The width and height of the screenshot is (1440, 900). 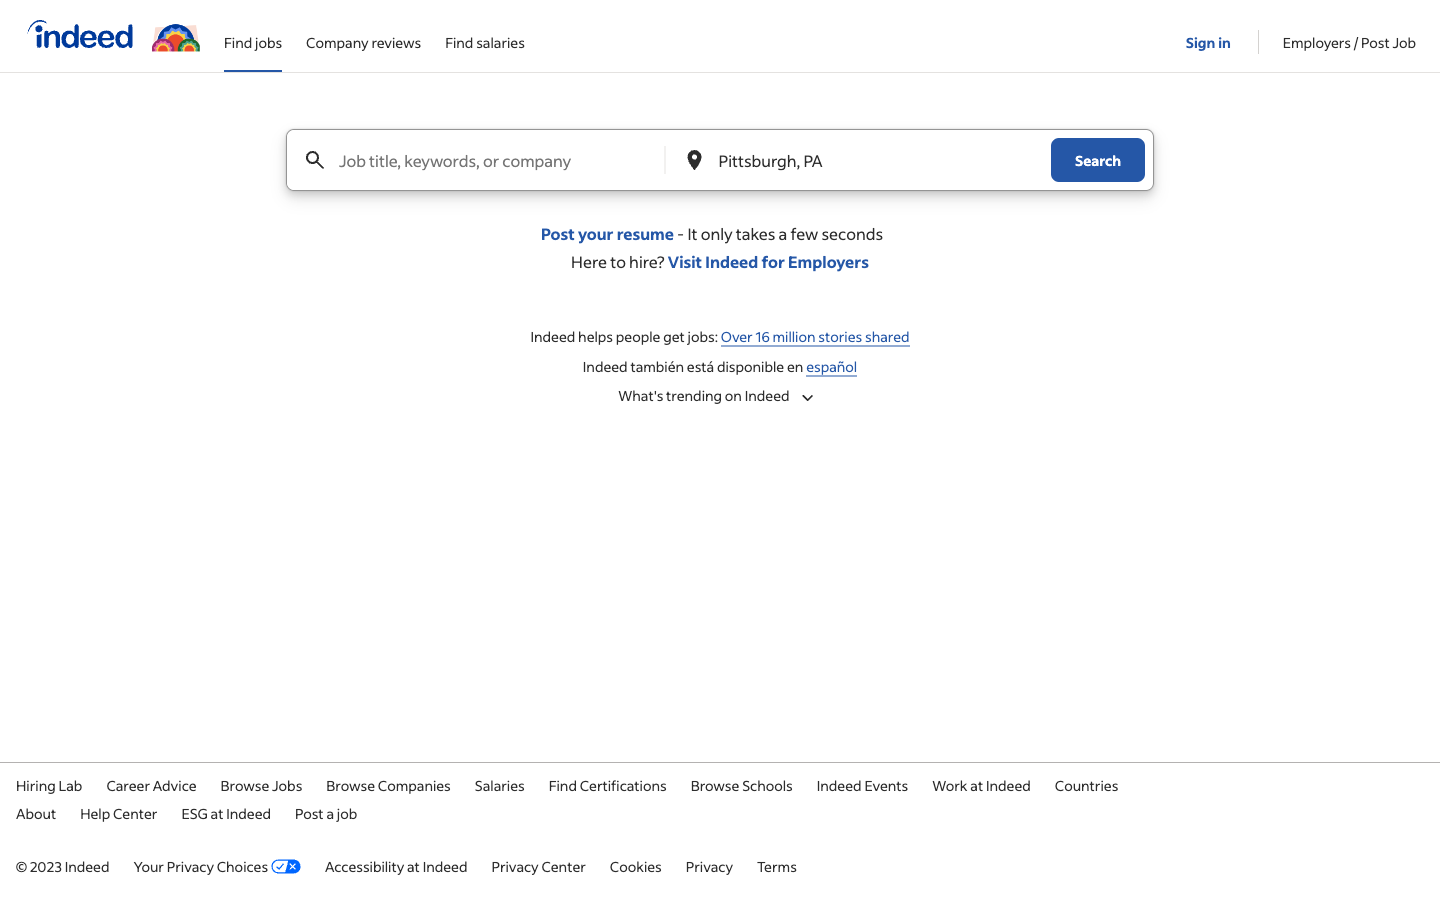 What do you see at coordinates (498, 160) in the screenshot?
I see `Search for Machine Learning Engineer job` at bounding box center [498, 160].